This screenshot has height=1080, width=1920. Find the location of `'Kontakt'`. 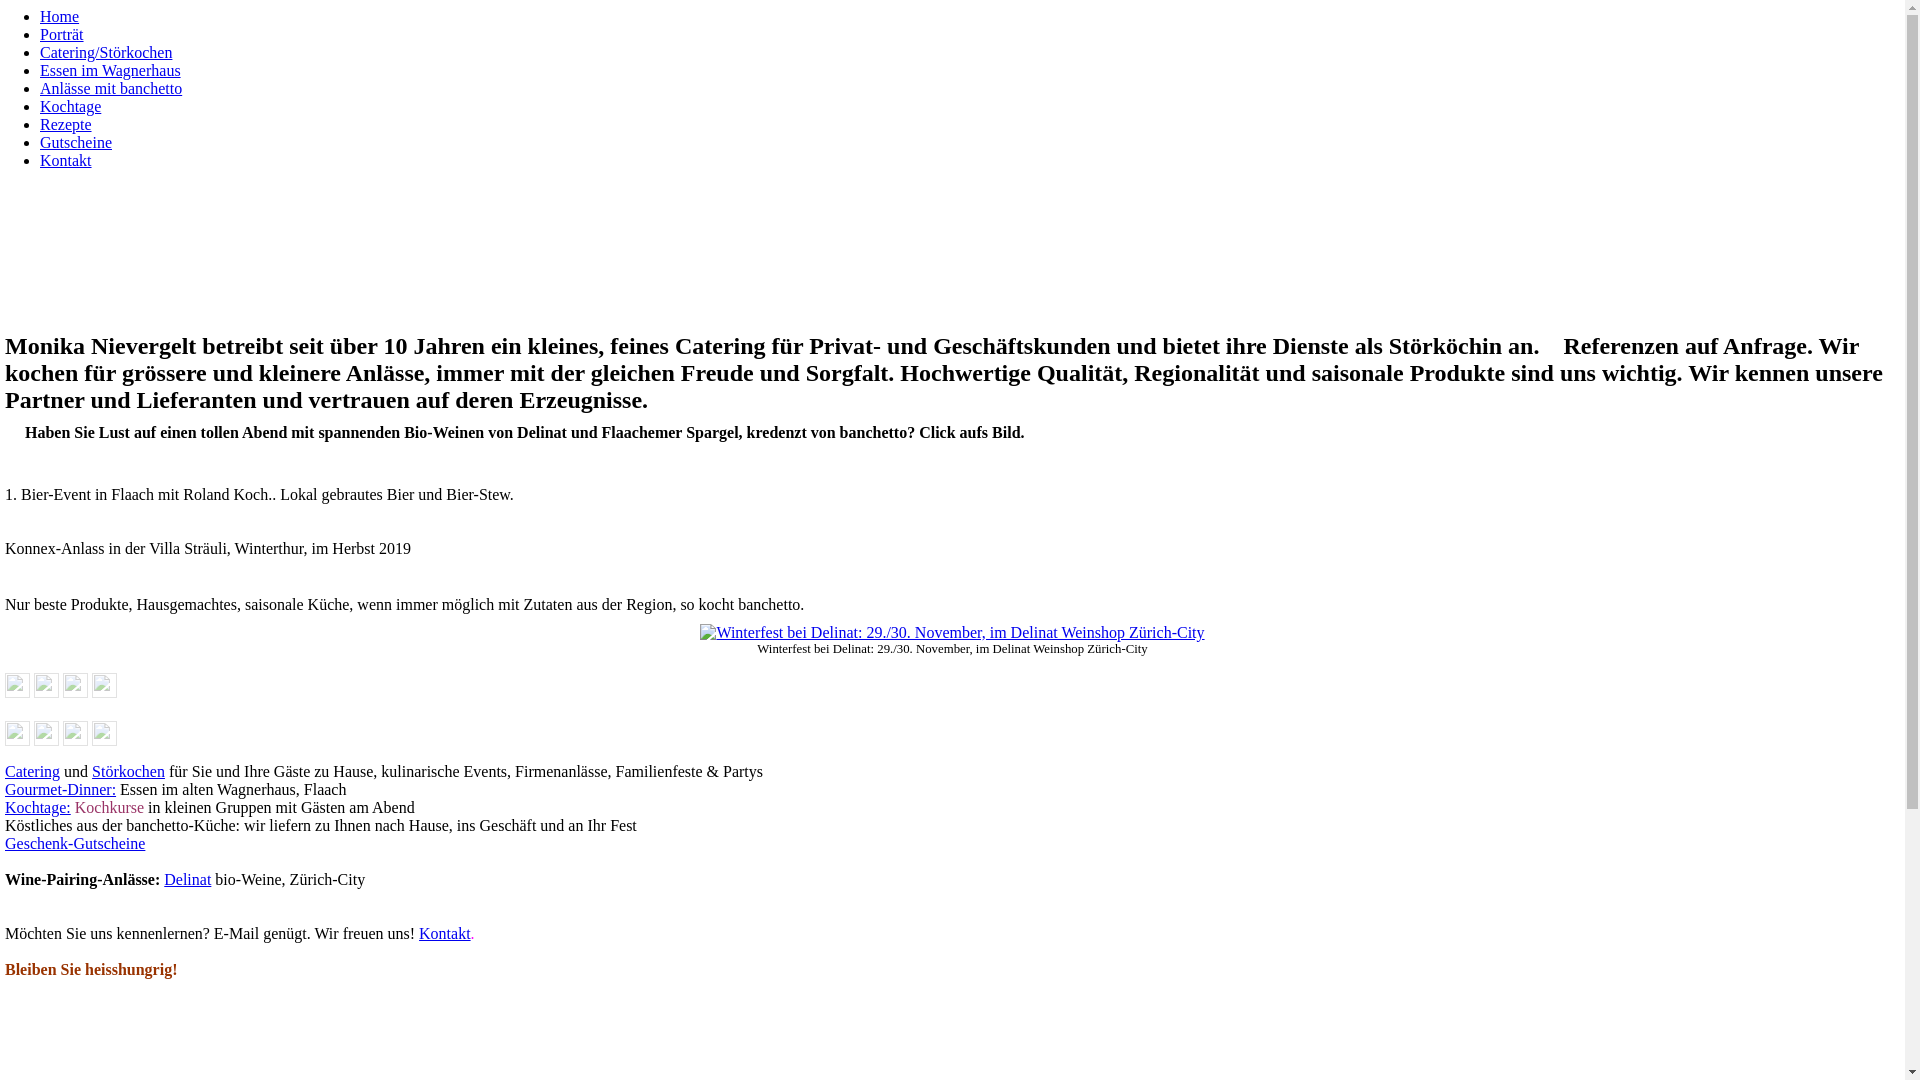

'Kontakt' is located at coordinates (444, 933).